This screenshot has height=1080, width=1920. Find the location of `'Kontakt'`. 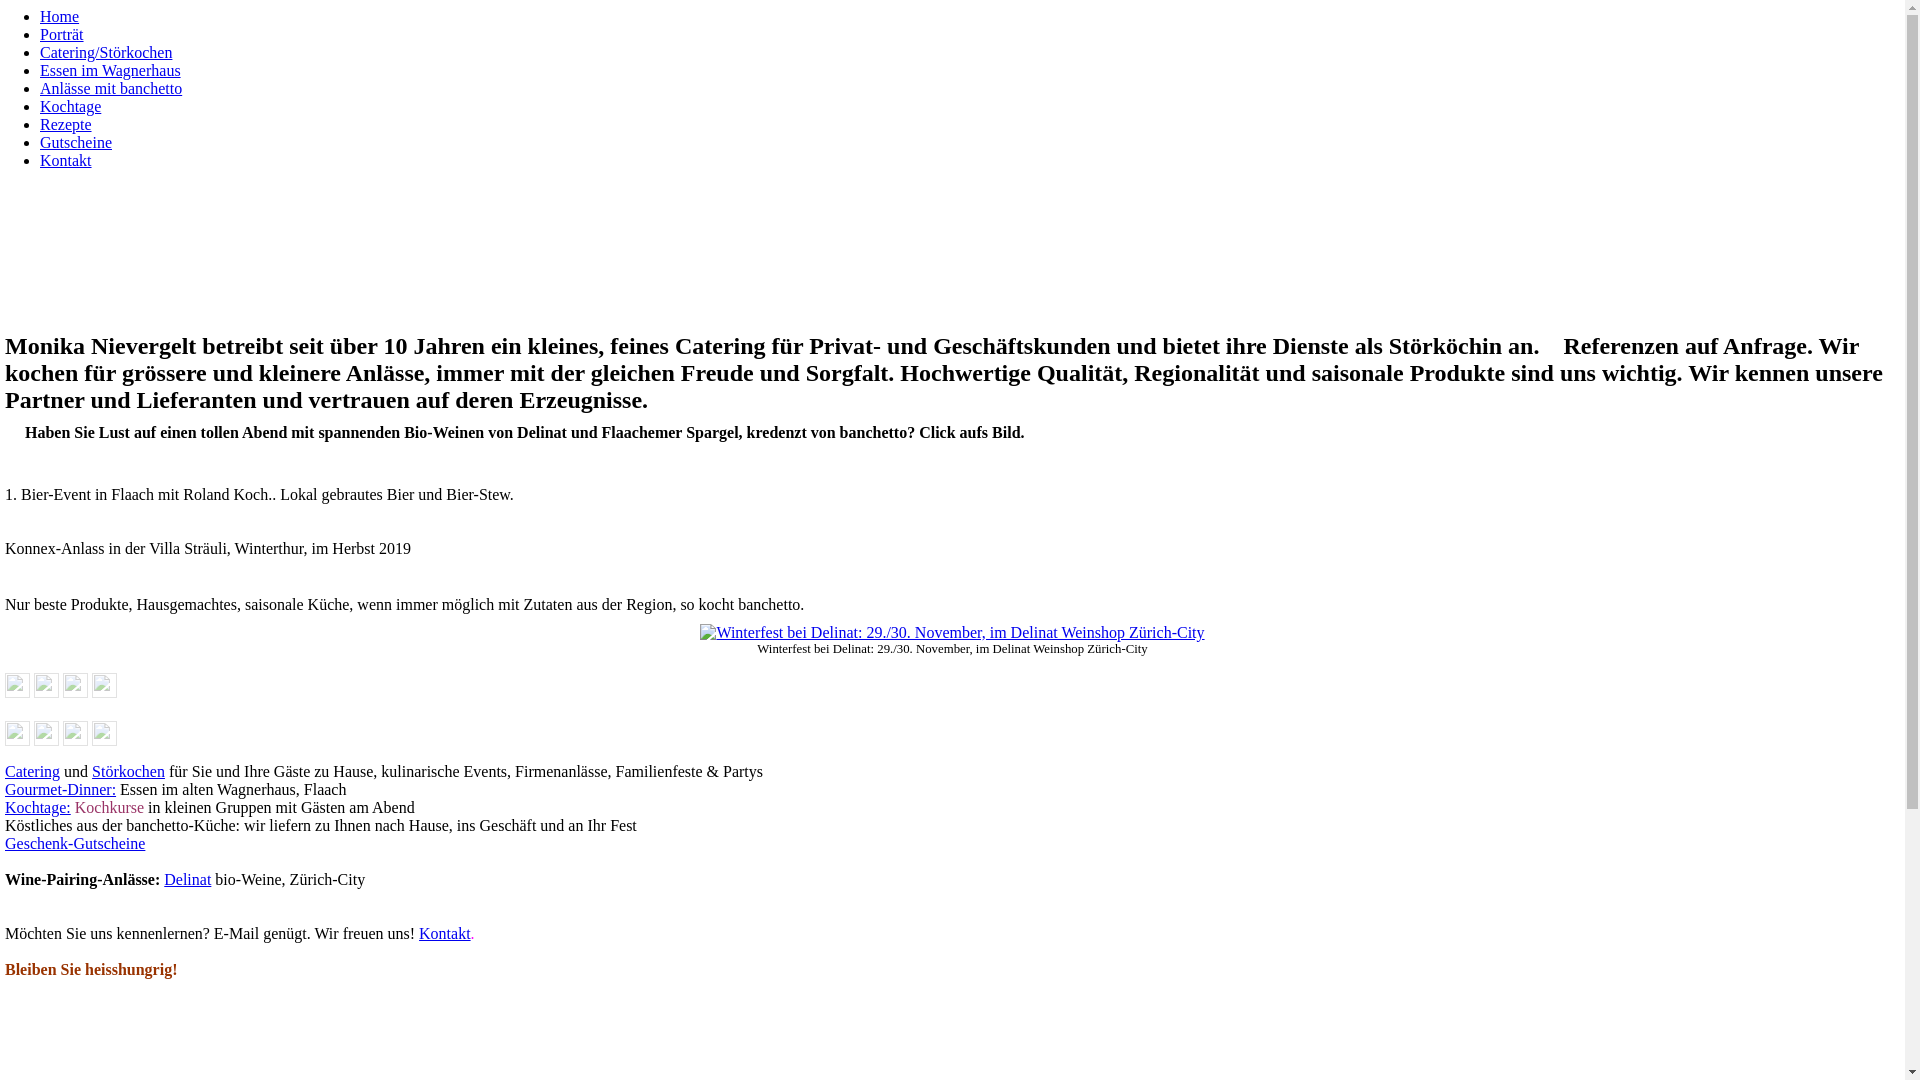

'Kontakt' is located at coordinates (444, 933).